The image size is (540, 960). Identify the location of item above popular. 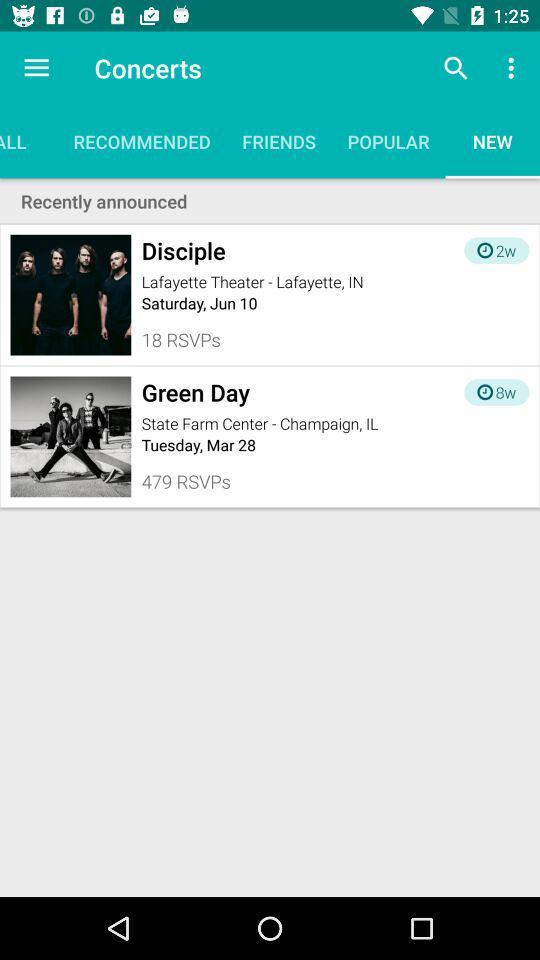
(455, 68).